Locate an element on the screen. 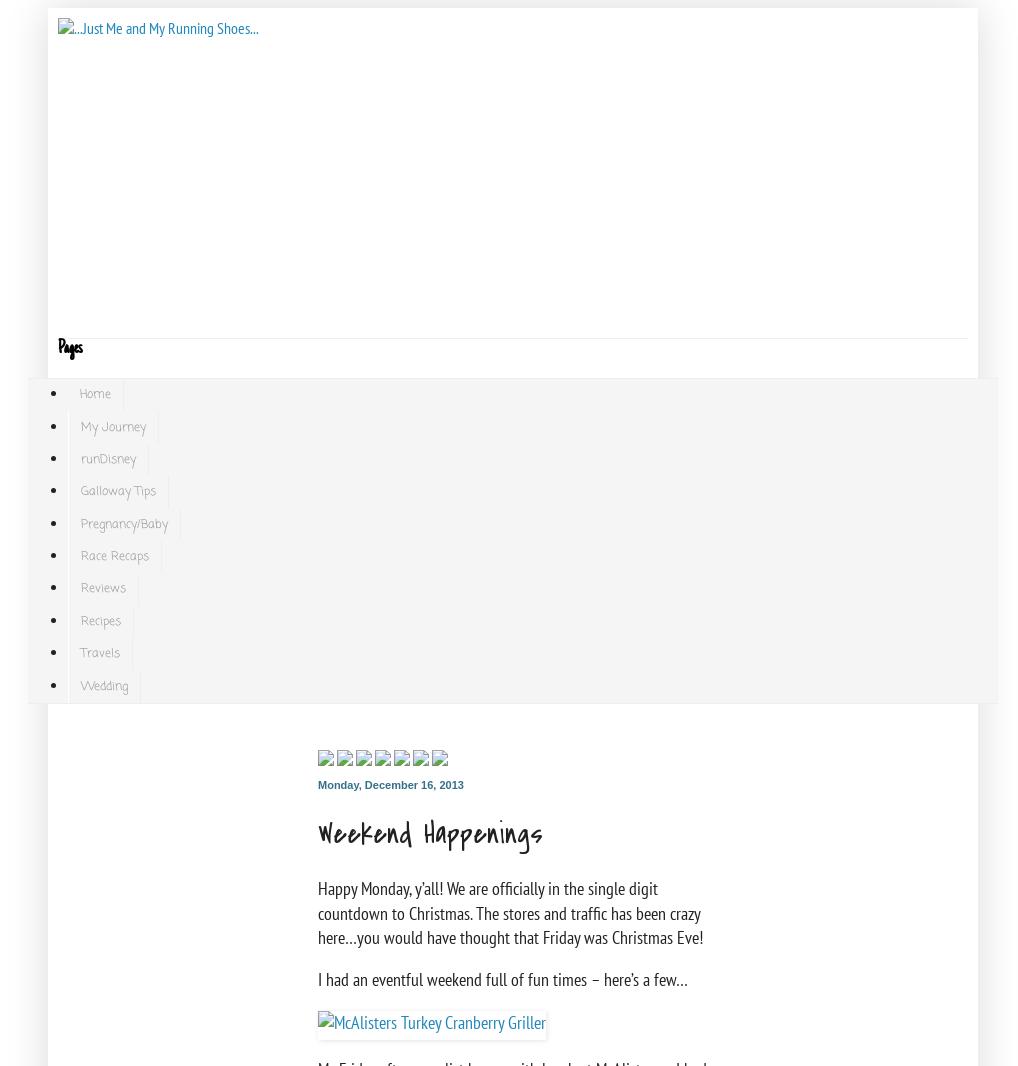 The height and width of the screenshot is (1066, 1018). 'I had an eventful weekend full of fun times – here’s a few…' is located at coordinates (502, 979).